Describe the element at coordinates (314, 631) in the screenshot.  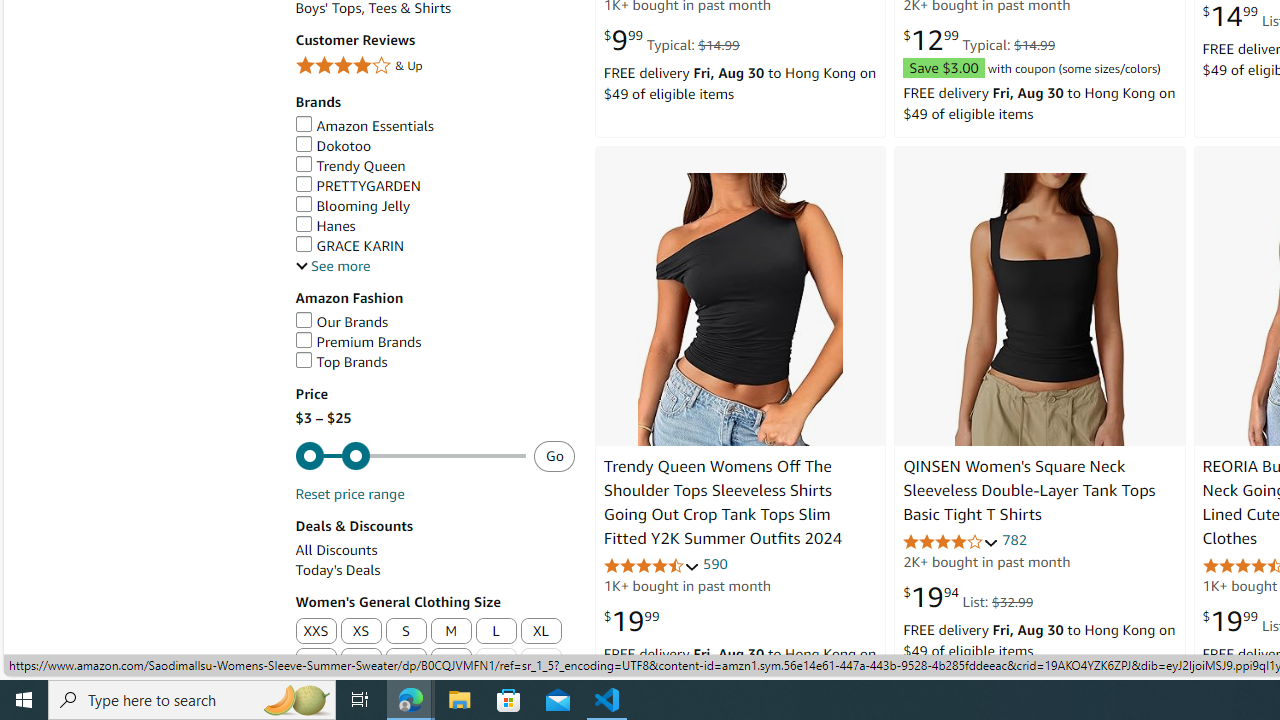
I see `'XXS'` at that location.